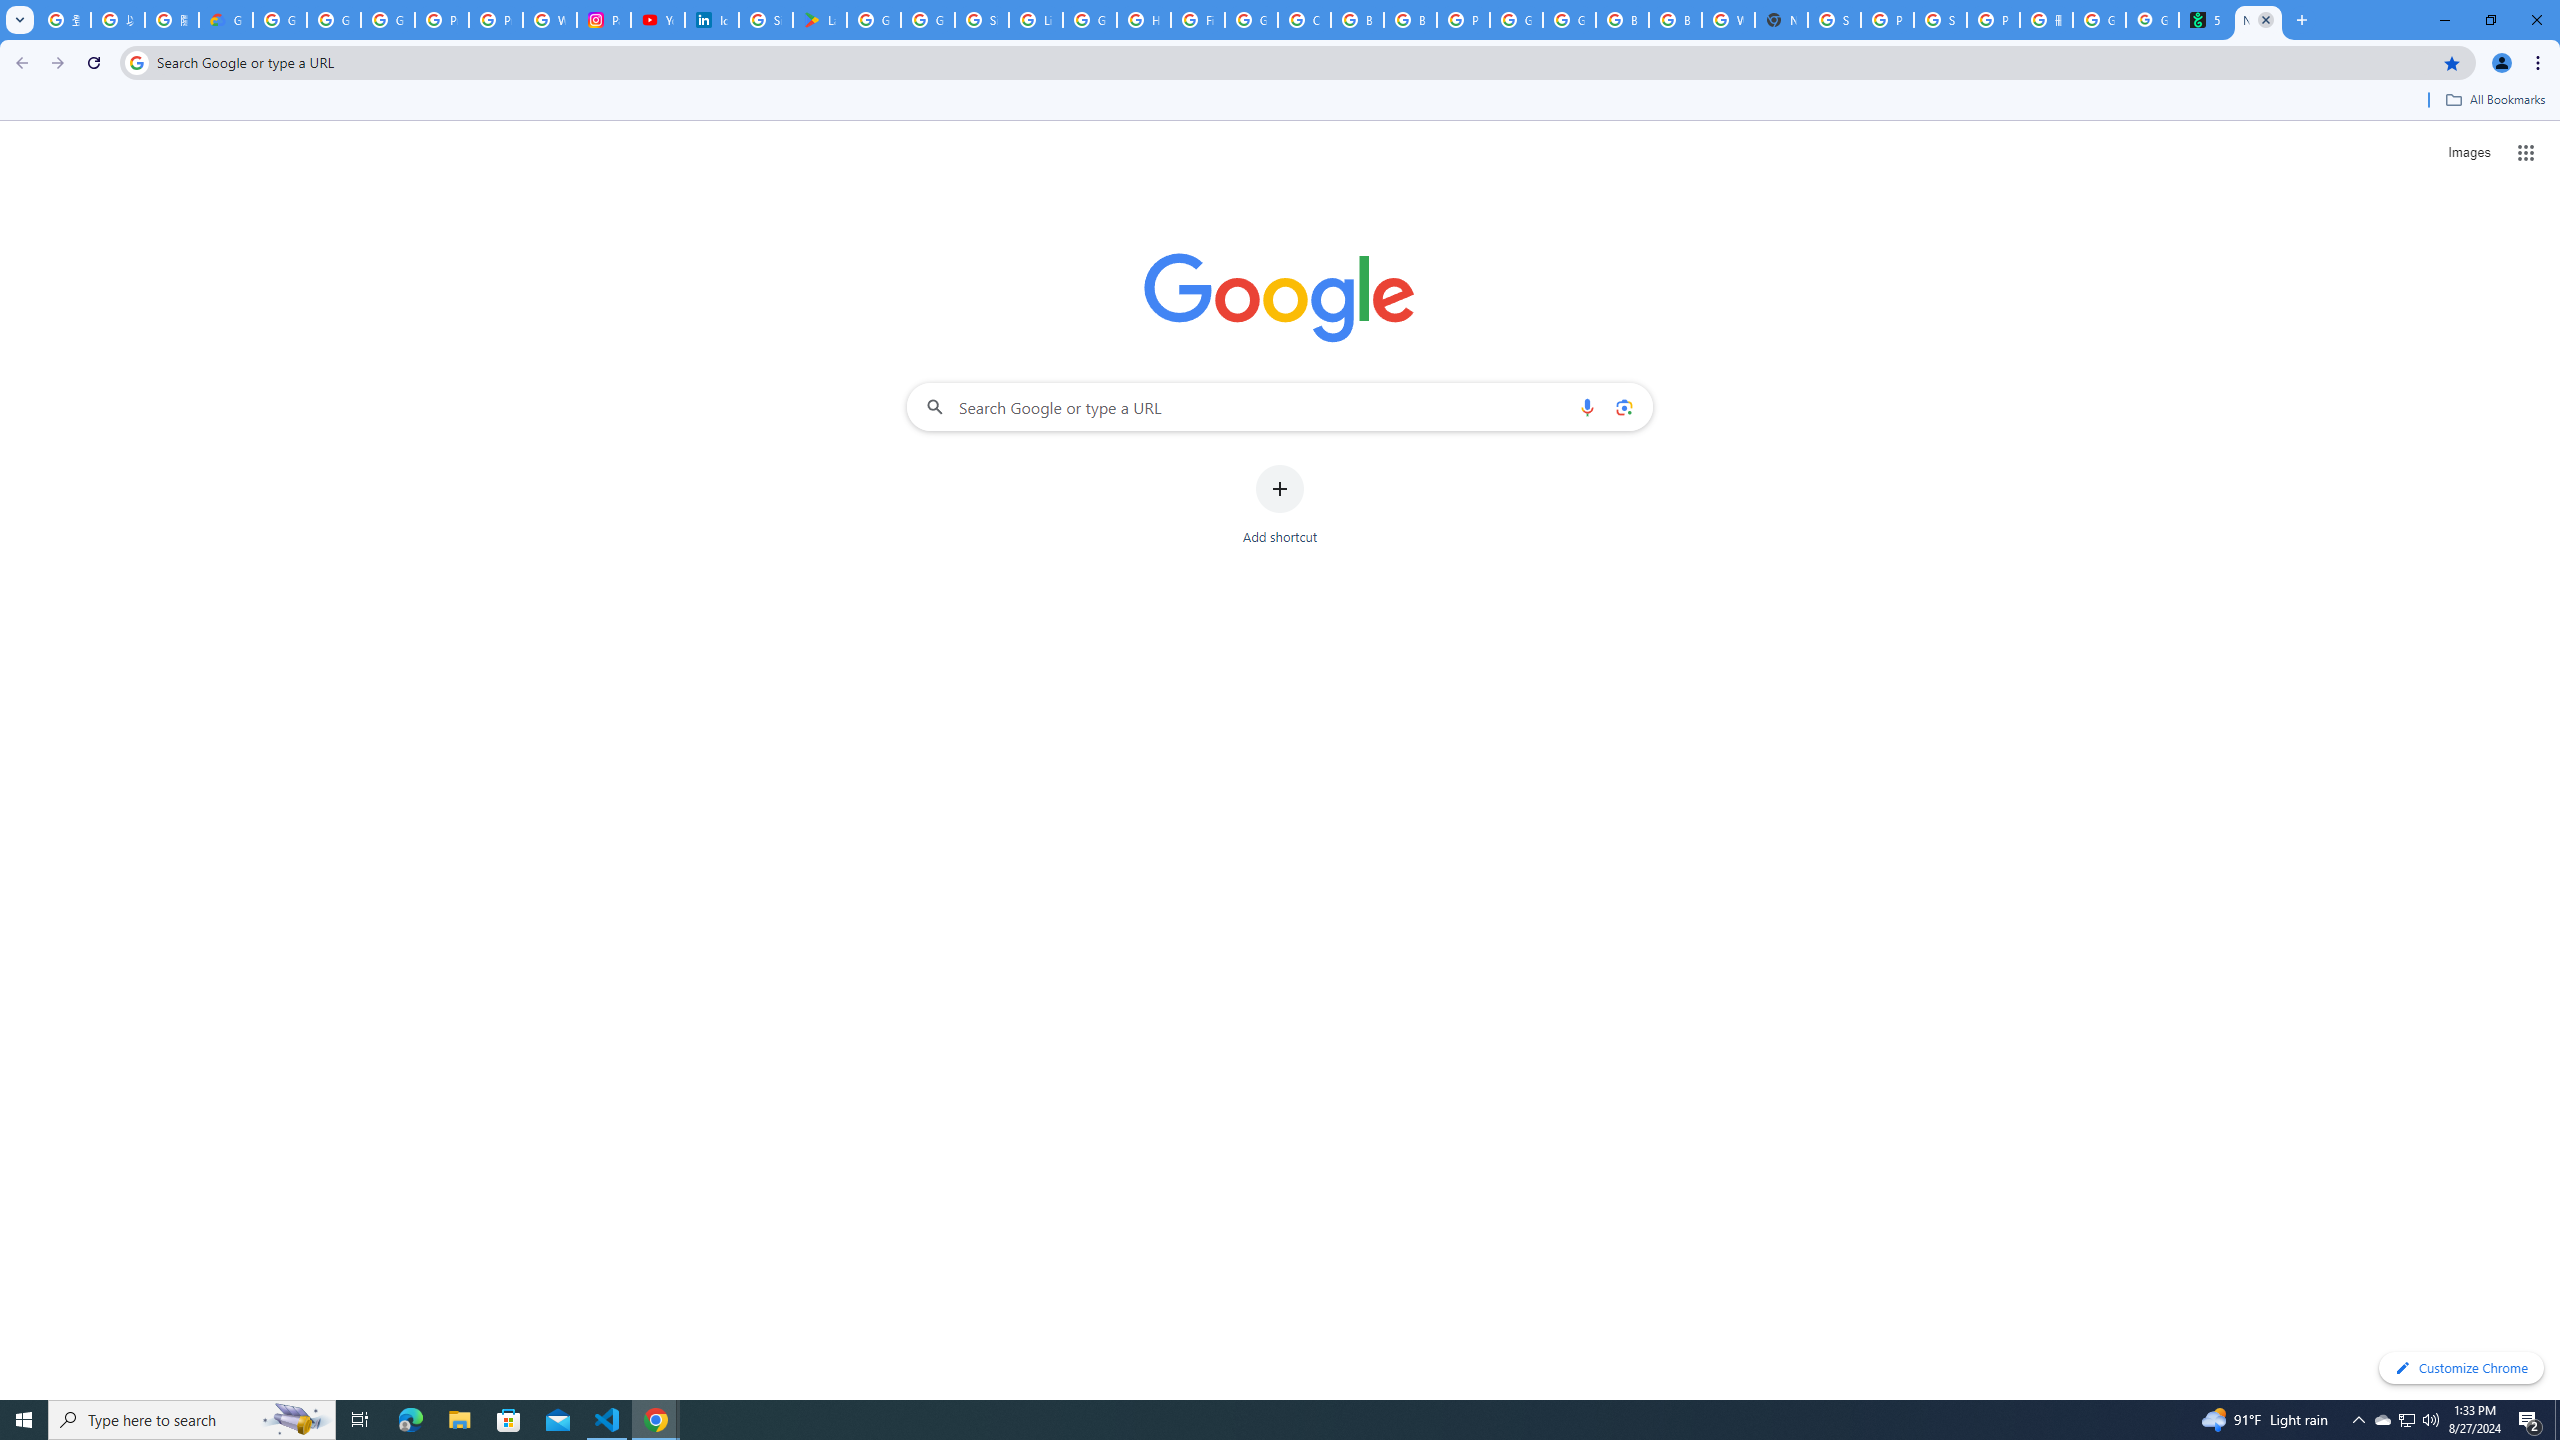  I want to click on 'Last Shelter: Survival - Apps on Google Play', so click(819, 19).